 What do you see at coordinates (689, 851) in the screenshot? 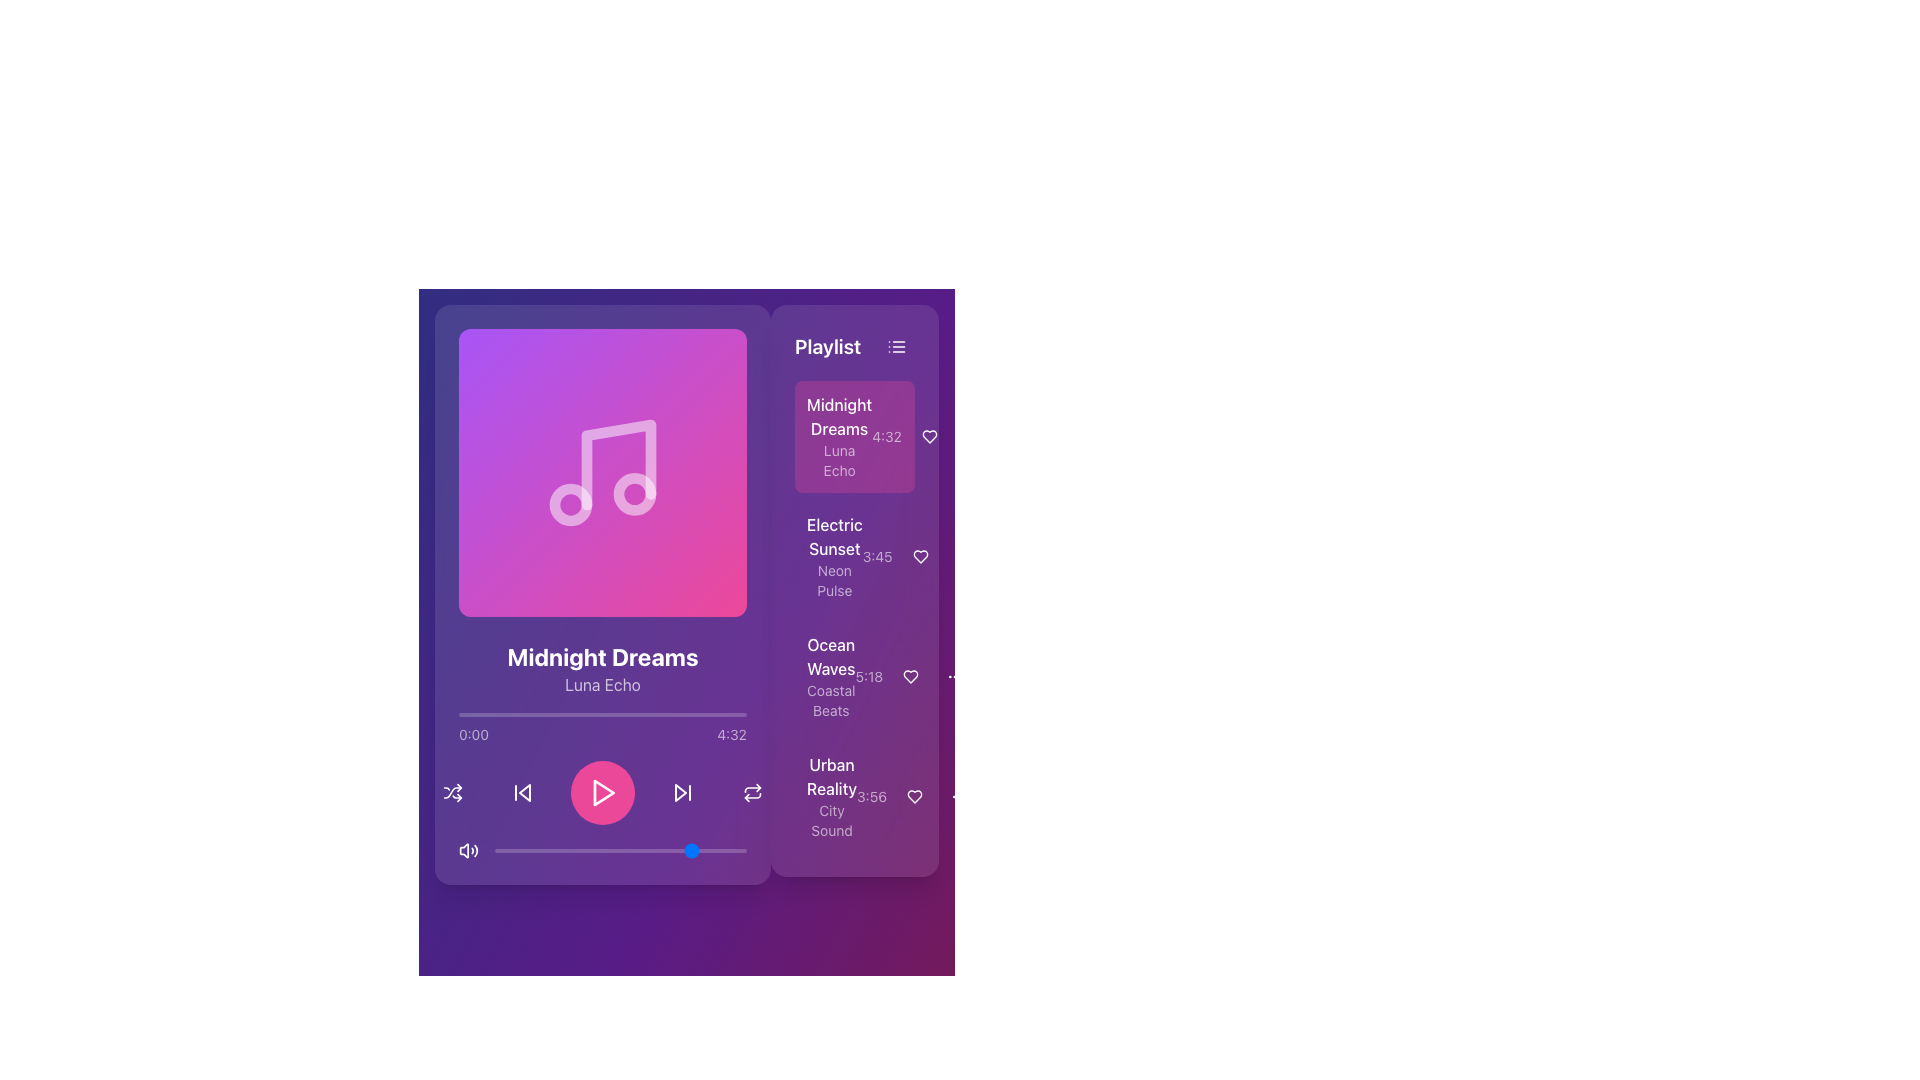
I see `playback progress` at bounding box center [689, 851].